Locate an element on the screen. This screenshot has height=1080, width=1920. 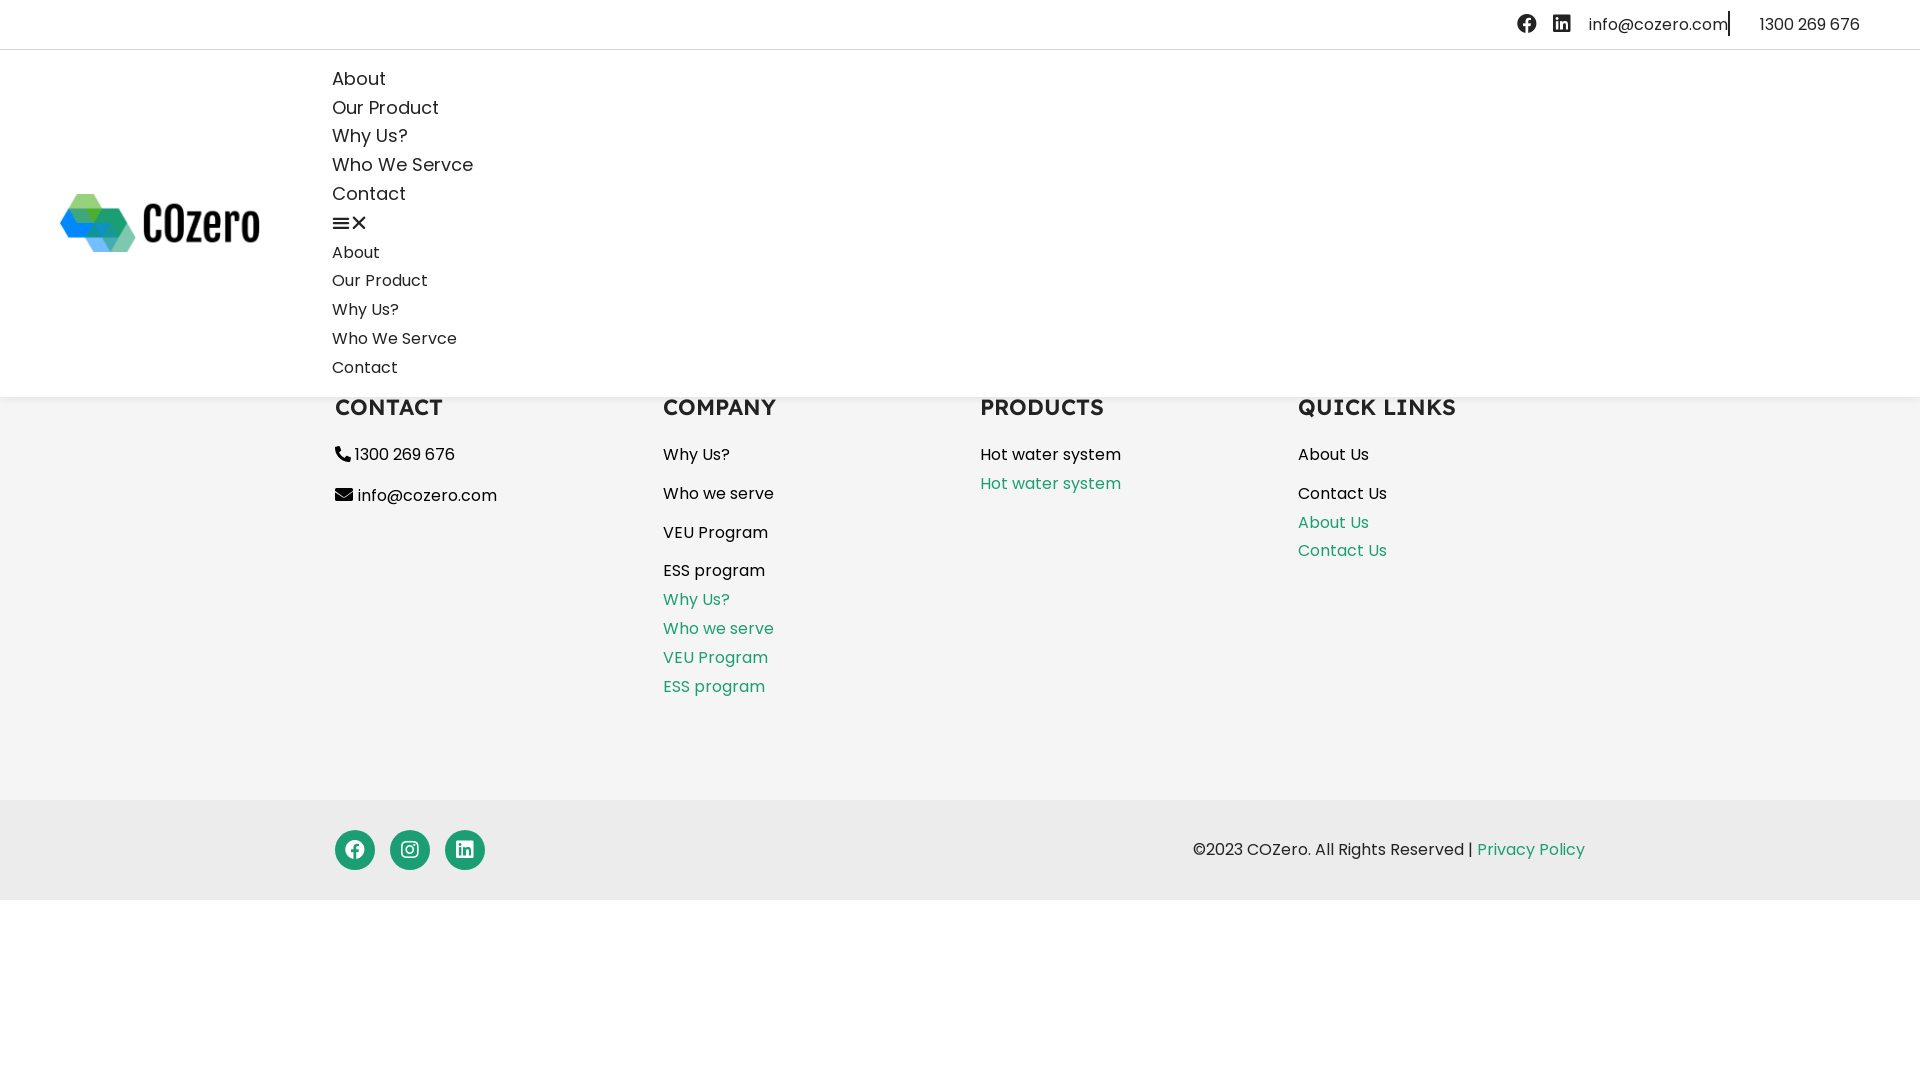
'Why Us?' is located at coordinates (695, 454).